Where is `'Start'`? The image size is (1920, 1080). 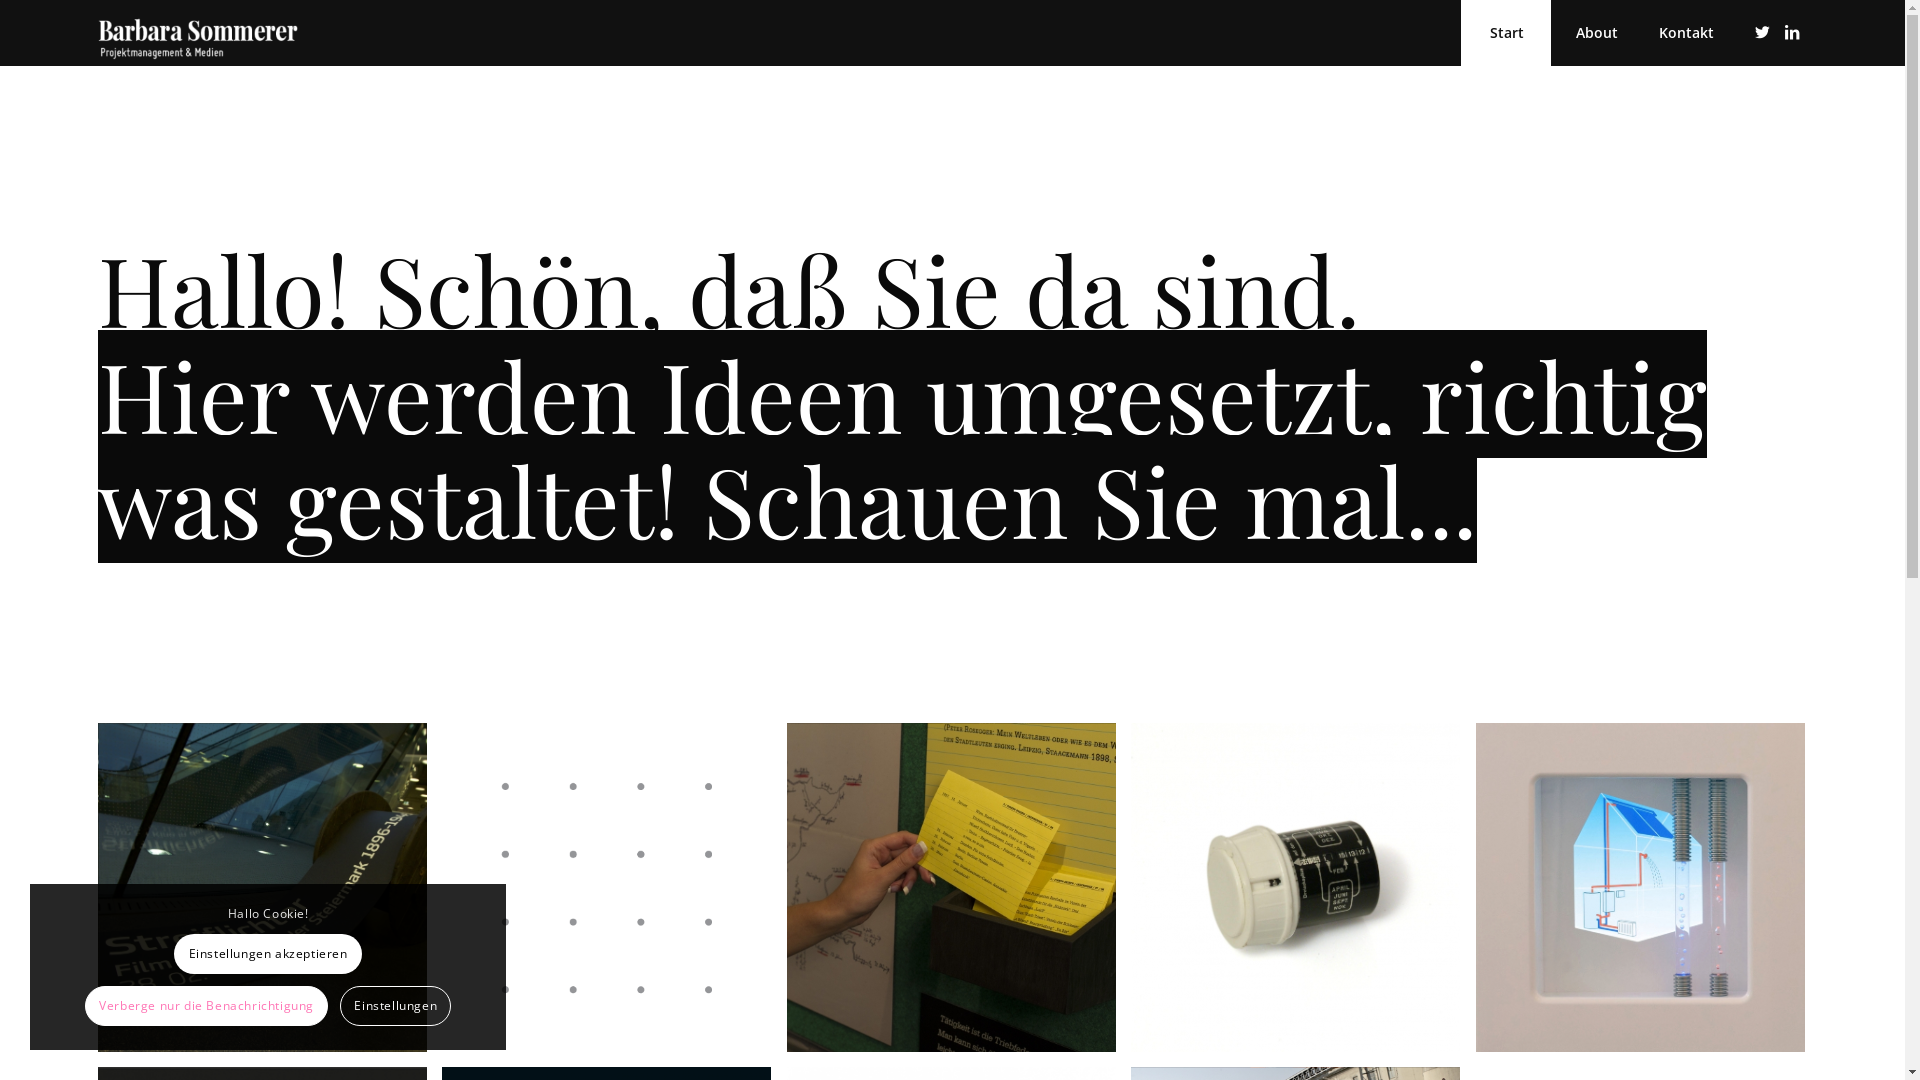
'Start' is located at coordinates (1506, 33).